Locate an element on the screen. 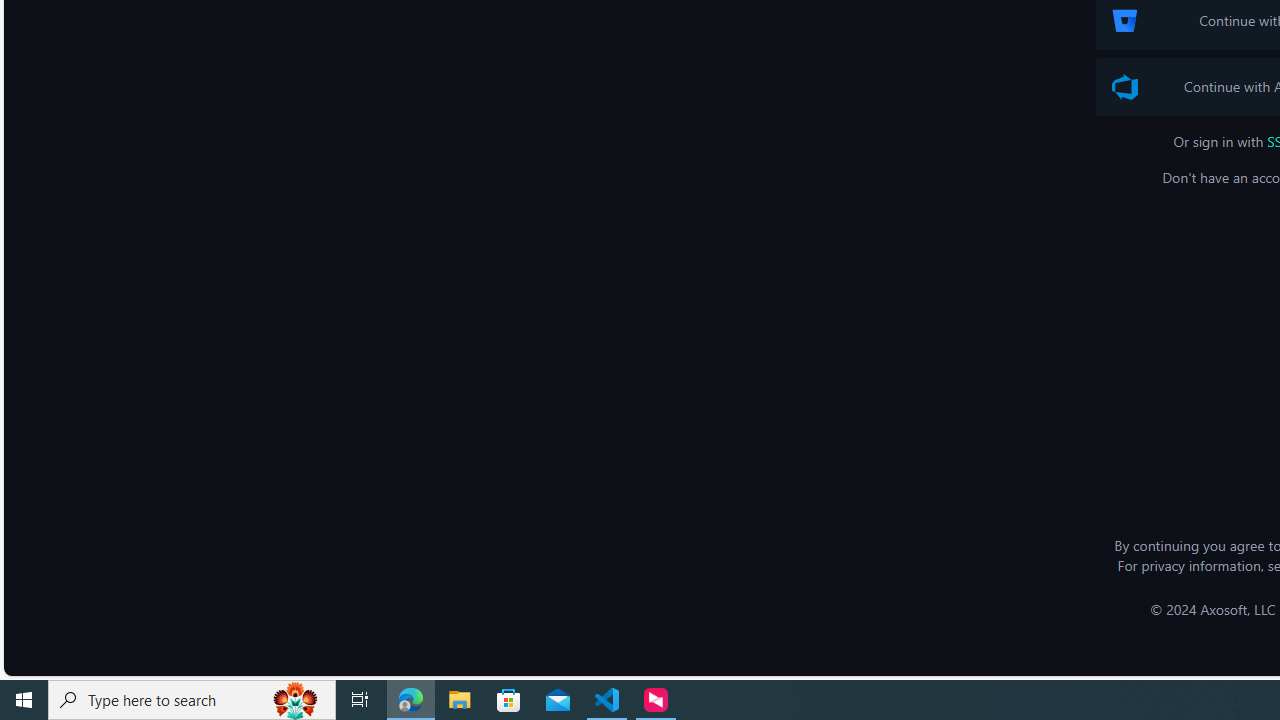 The image size is (1280, 720). 'Visual Studio Code - 1 running window' is located at coordinates (606, 698).